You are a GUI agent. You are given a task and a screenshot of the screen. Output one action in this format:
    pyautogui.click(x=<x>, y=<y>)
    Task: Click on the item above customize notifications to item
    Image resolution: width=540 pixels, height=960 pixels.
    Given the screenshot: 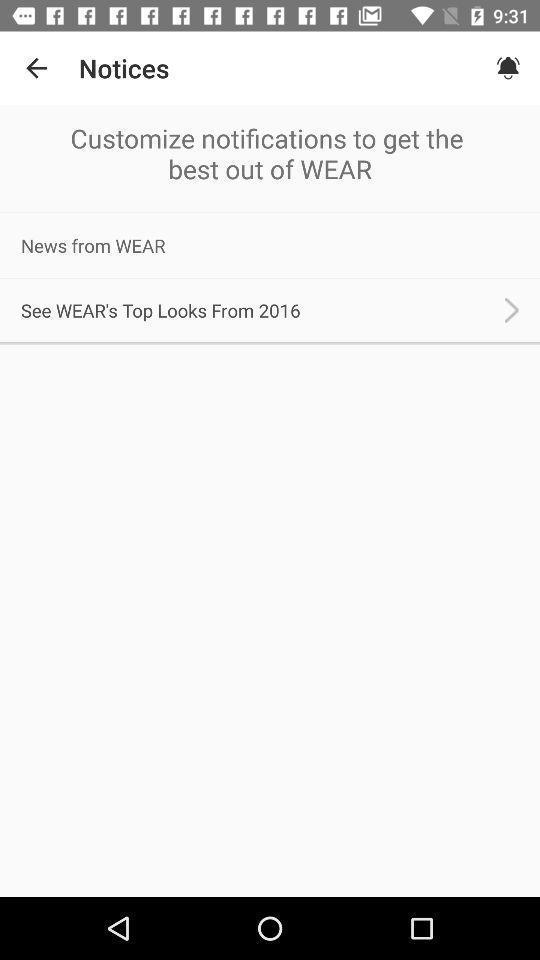 What is the action you would take?
    pyautogui.click(x=508, y=68)
    